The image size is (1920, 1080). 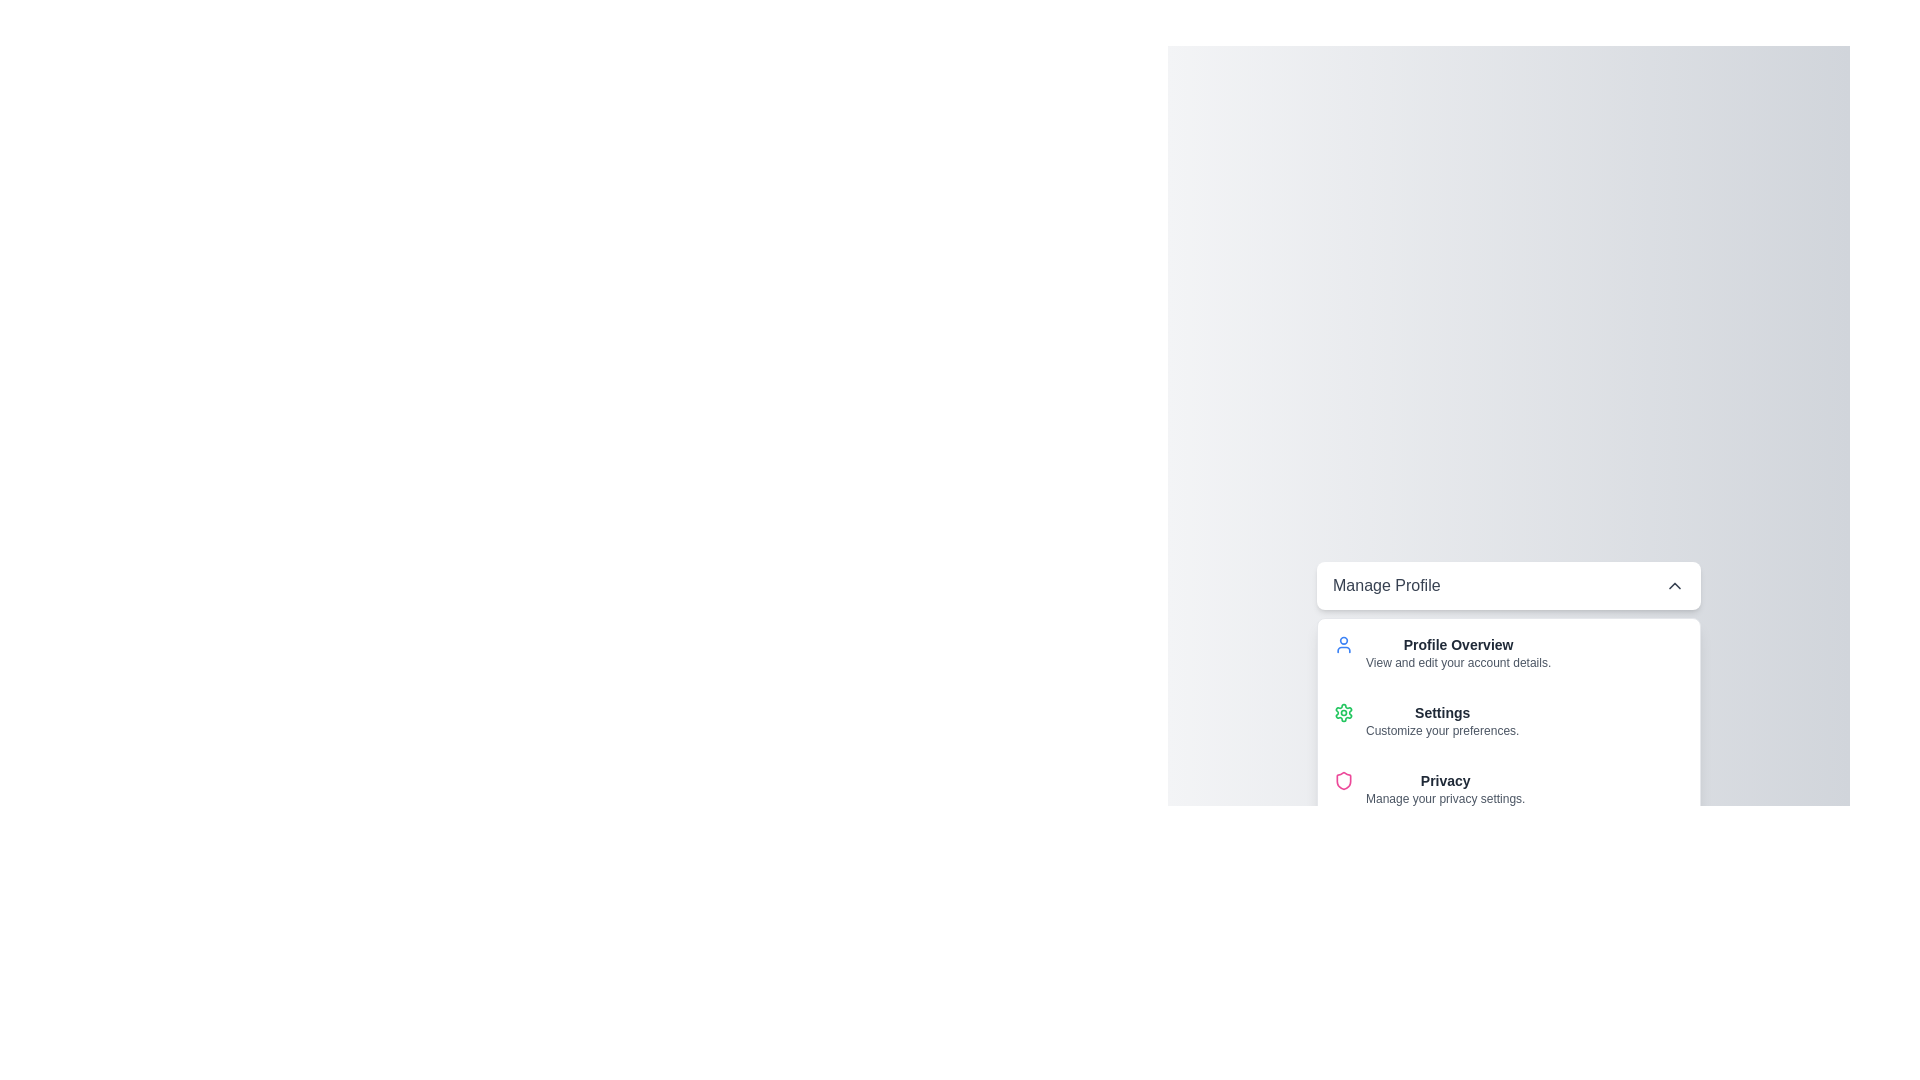 What do you see at coordinates (1508, 721) in the screenshot?
I see `the second navigational list item in the dropdown panel that leads to settings, located between 'Profile Overview' and 'Privacy'` at bounding box center [1508, 721].